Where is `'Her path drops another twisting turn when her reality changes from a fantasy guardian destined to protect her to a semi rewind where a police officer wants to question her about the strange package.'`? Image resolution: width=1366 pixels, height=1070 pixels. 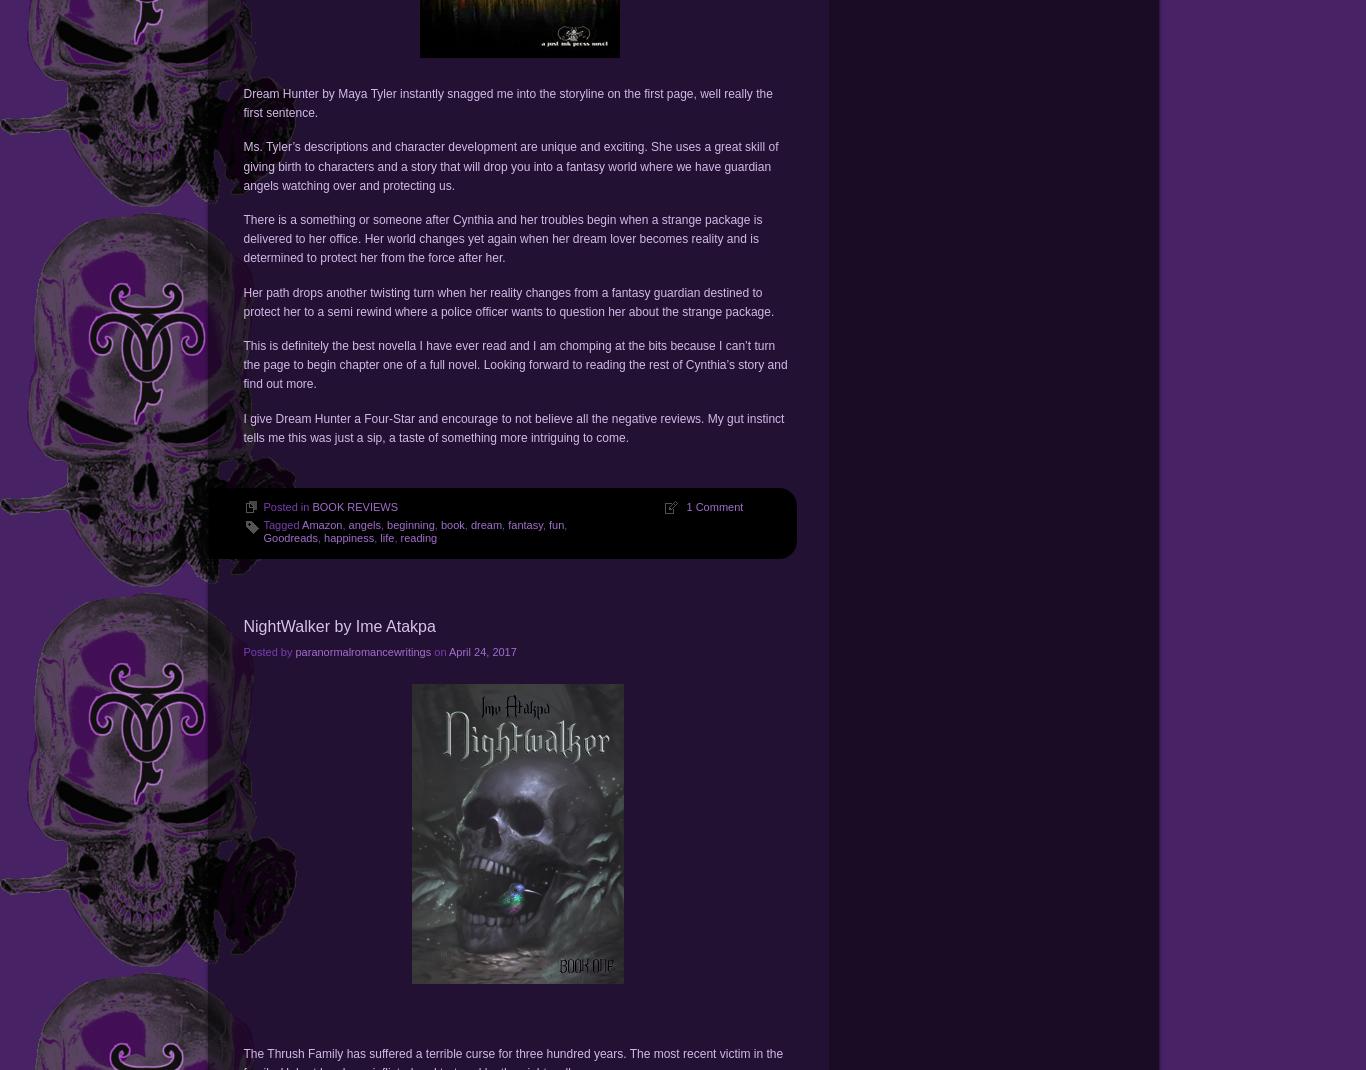
'Her path drops another twisting turn when her reality changes from a fantasy guardian destined to protect her to a semi rewind where a police officer wants to question her about the strange package.' is located at coordinates (508, 301).